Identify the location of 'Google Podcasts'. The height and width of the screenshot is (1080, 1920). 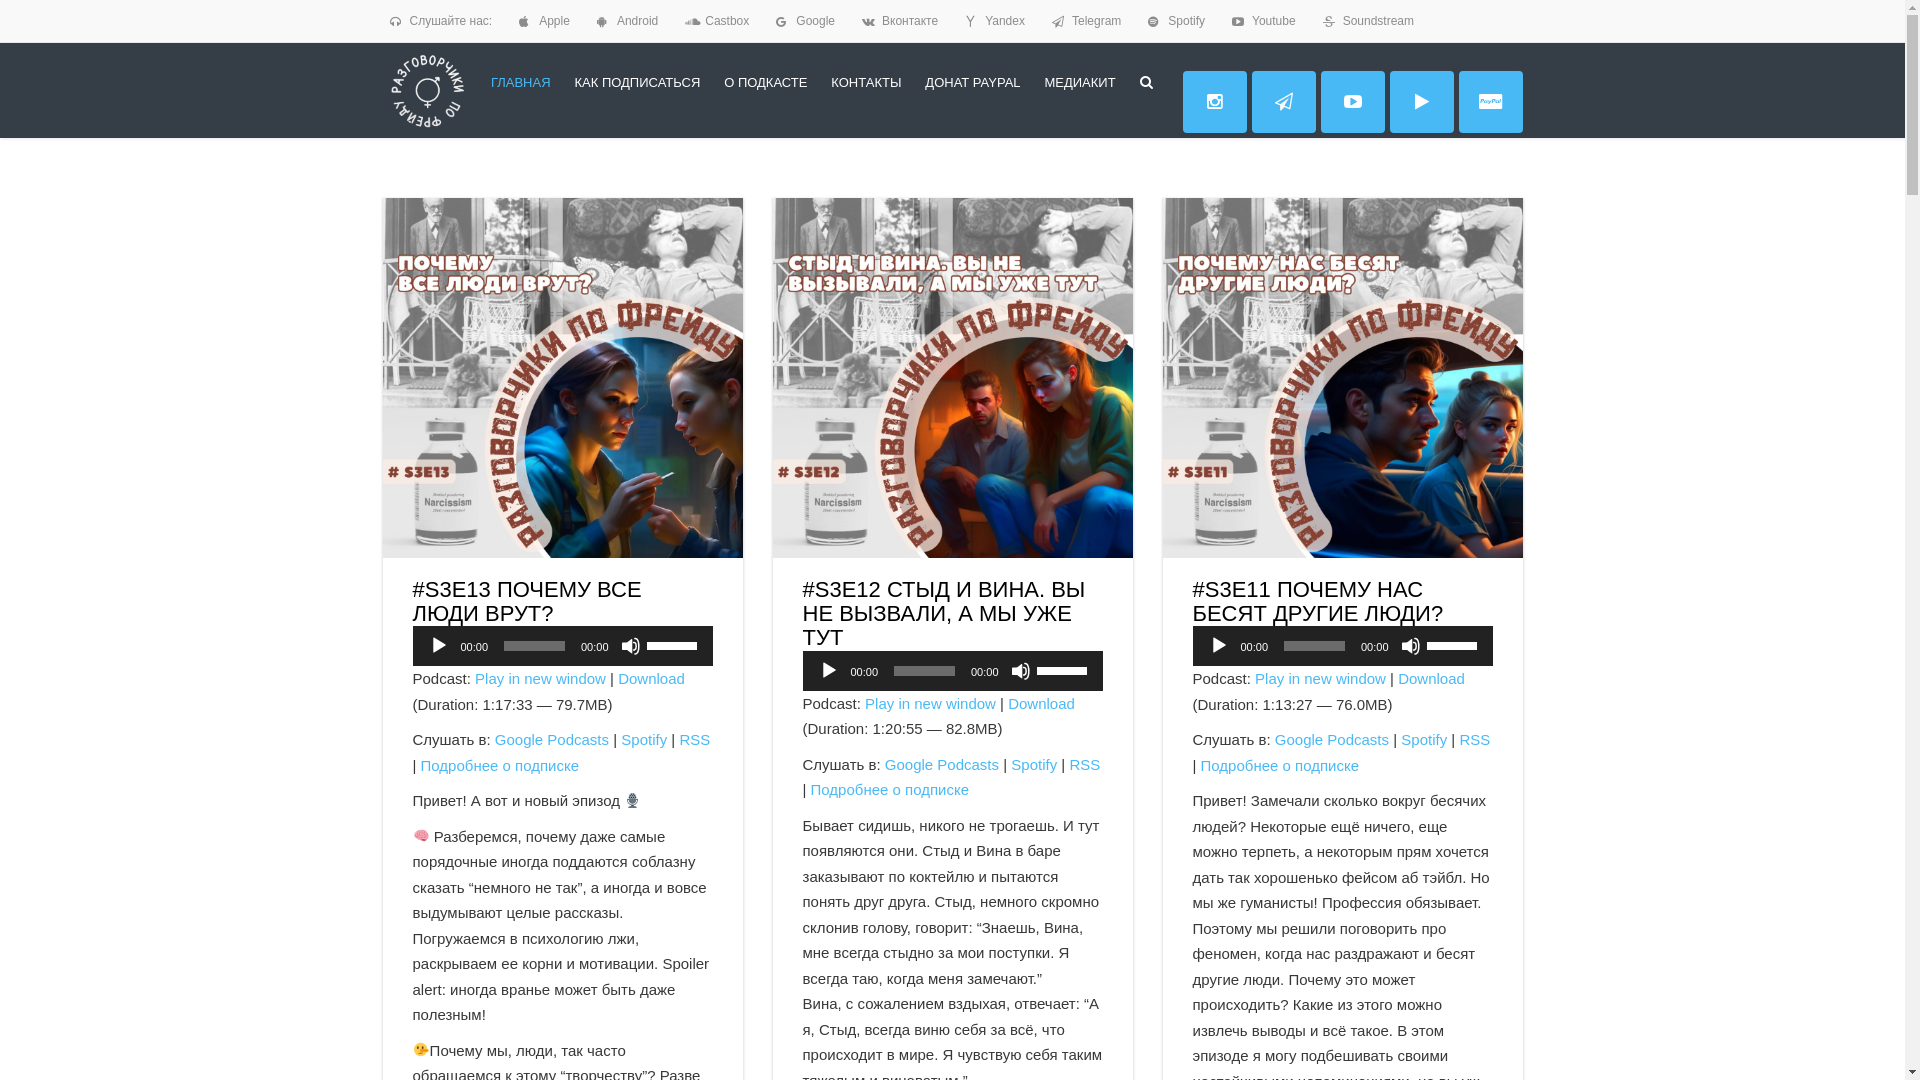
(552, 739).